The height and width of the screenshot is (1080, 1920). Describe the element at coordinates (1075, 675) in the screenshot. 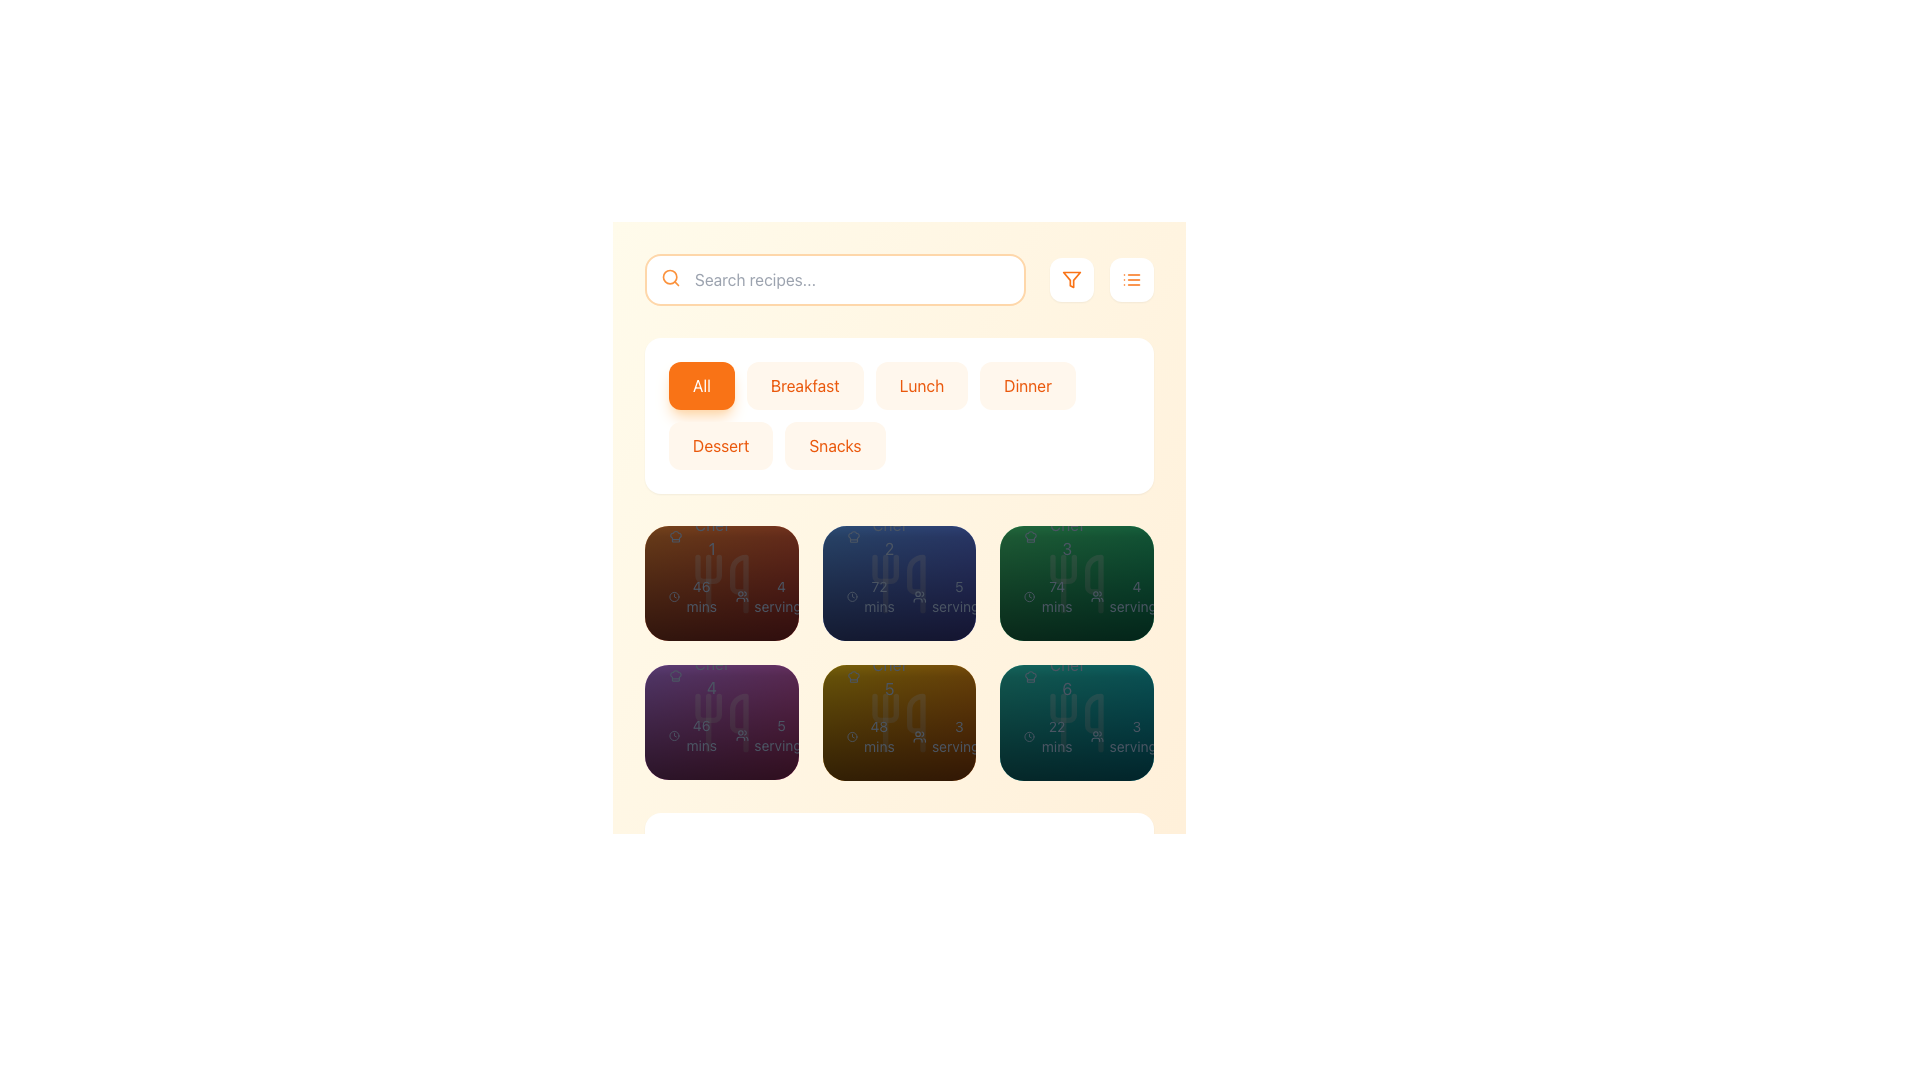

I see `the recipe Card located in the bottom row of the grid` at that location.